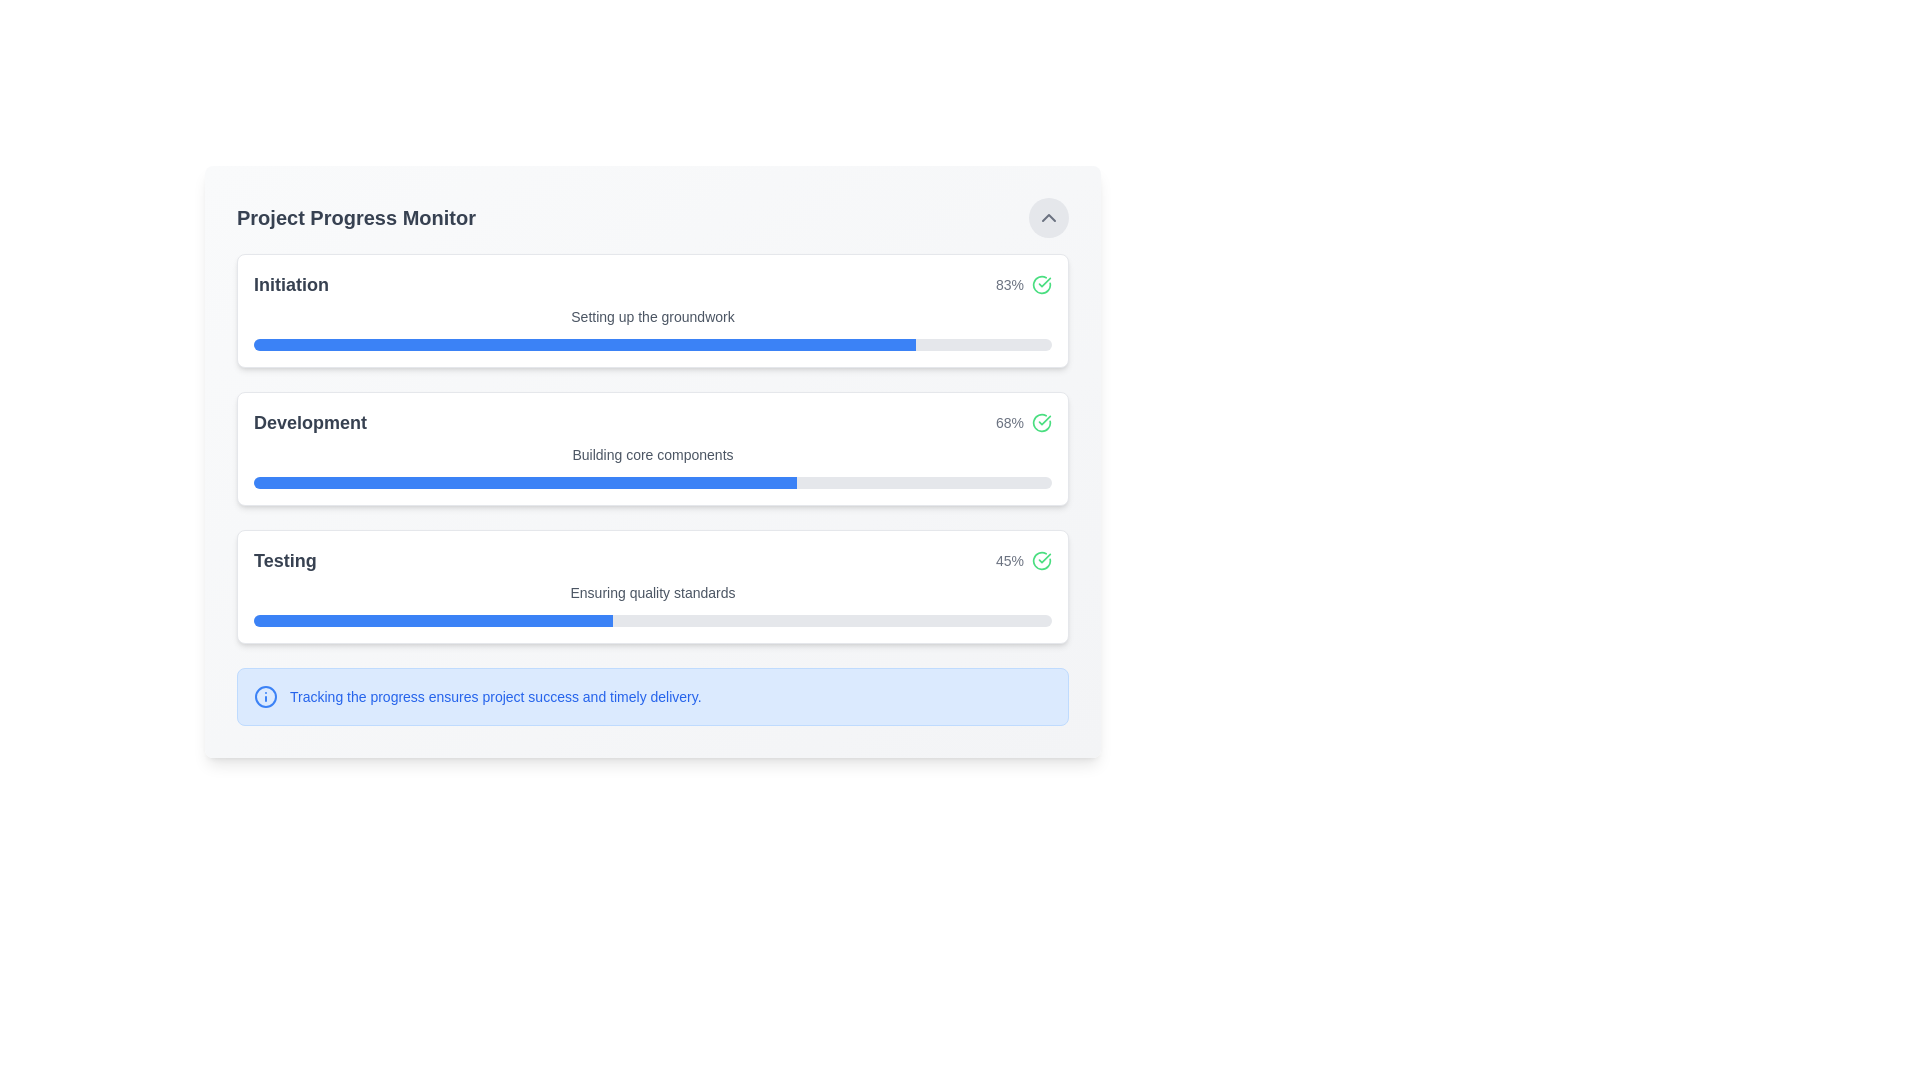  I want to click on the button with an embedded chevron up arrow icon located, so click(1048, 218).